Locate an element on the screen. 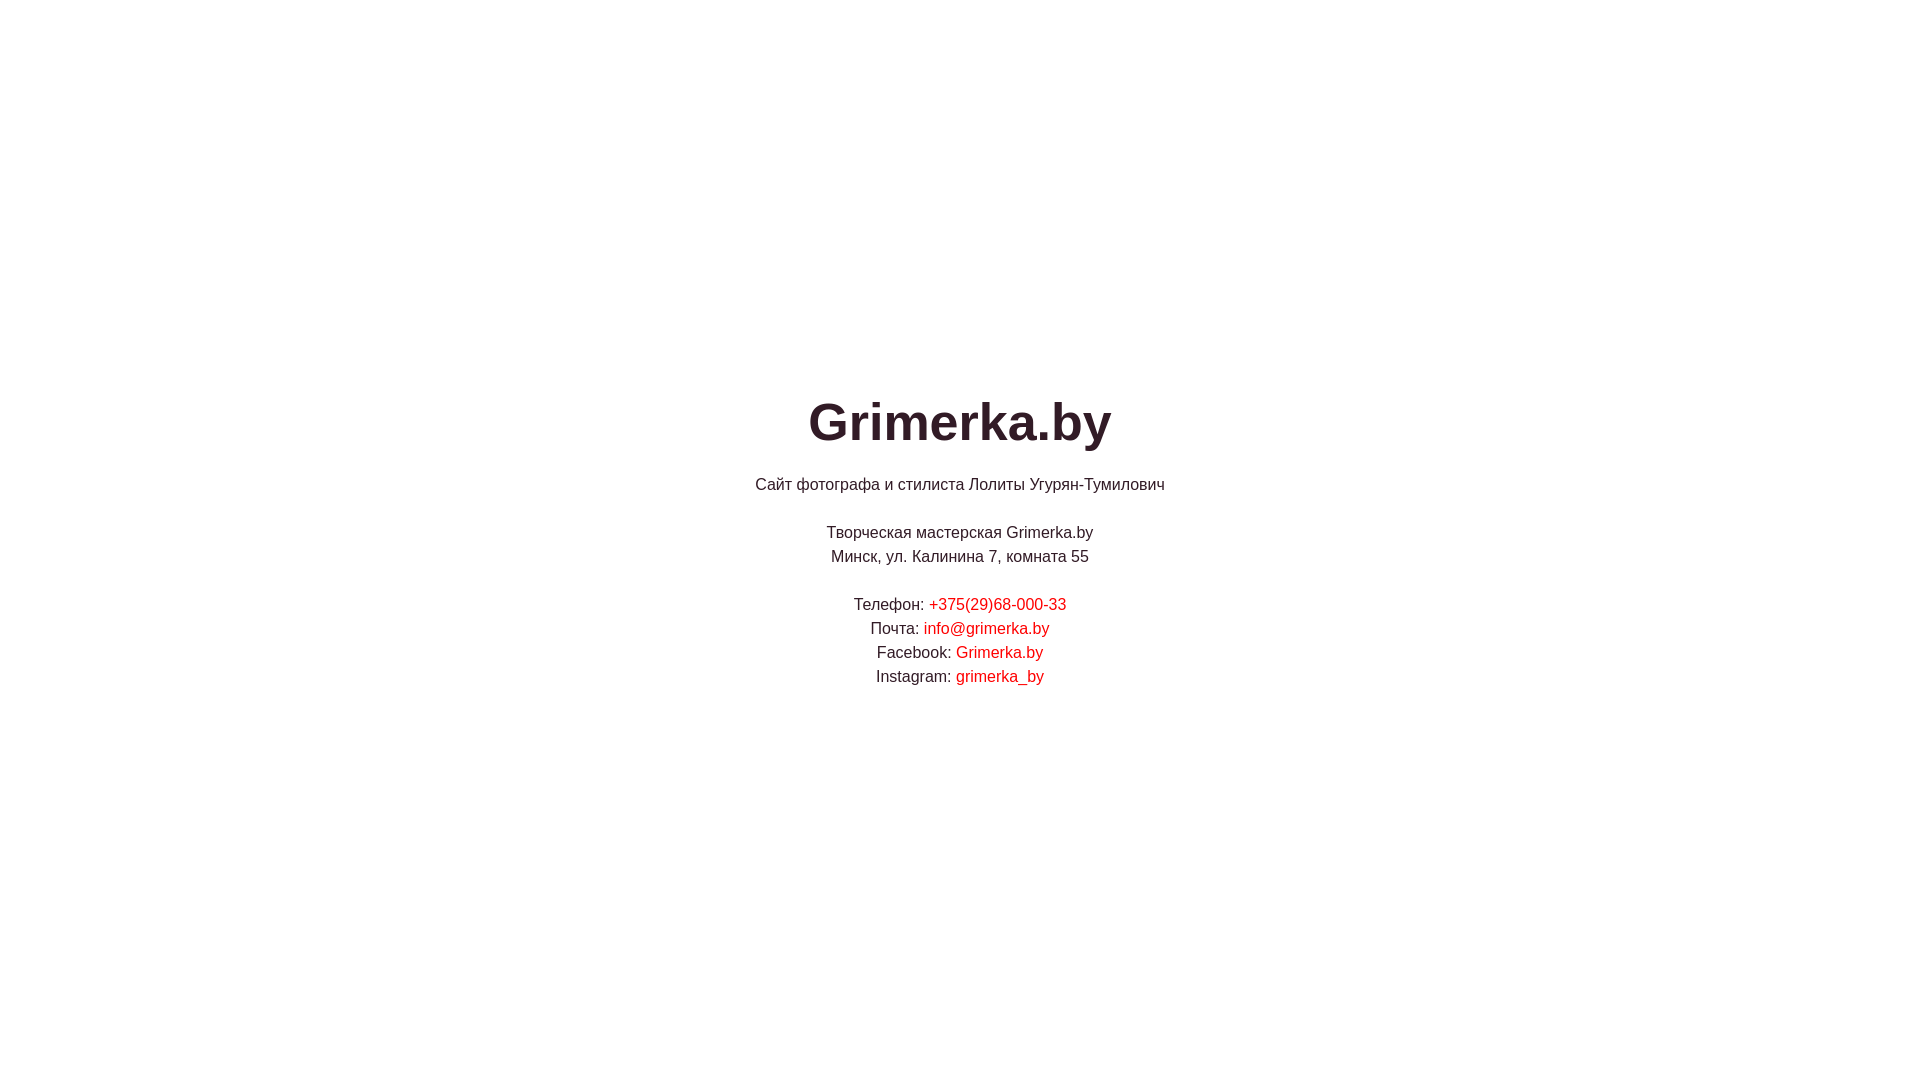 The height and width of the screenshot is (1080, 1920). '+375(29)68-000-33' is located at coordinates (997, 603).